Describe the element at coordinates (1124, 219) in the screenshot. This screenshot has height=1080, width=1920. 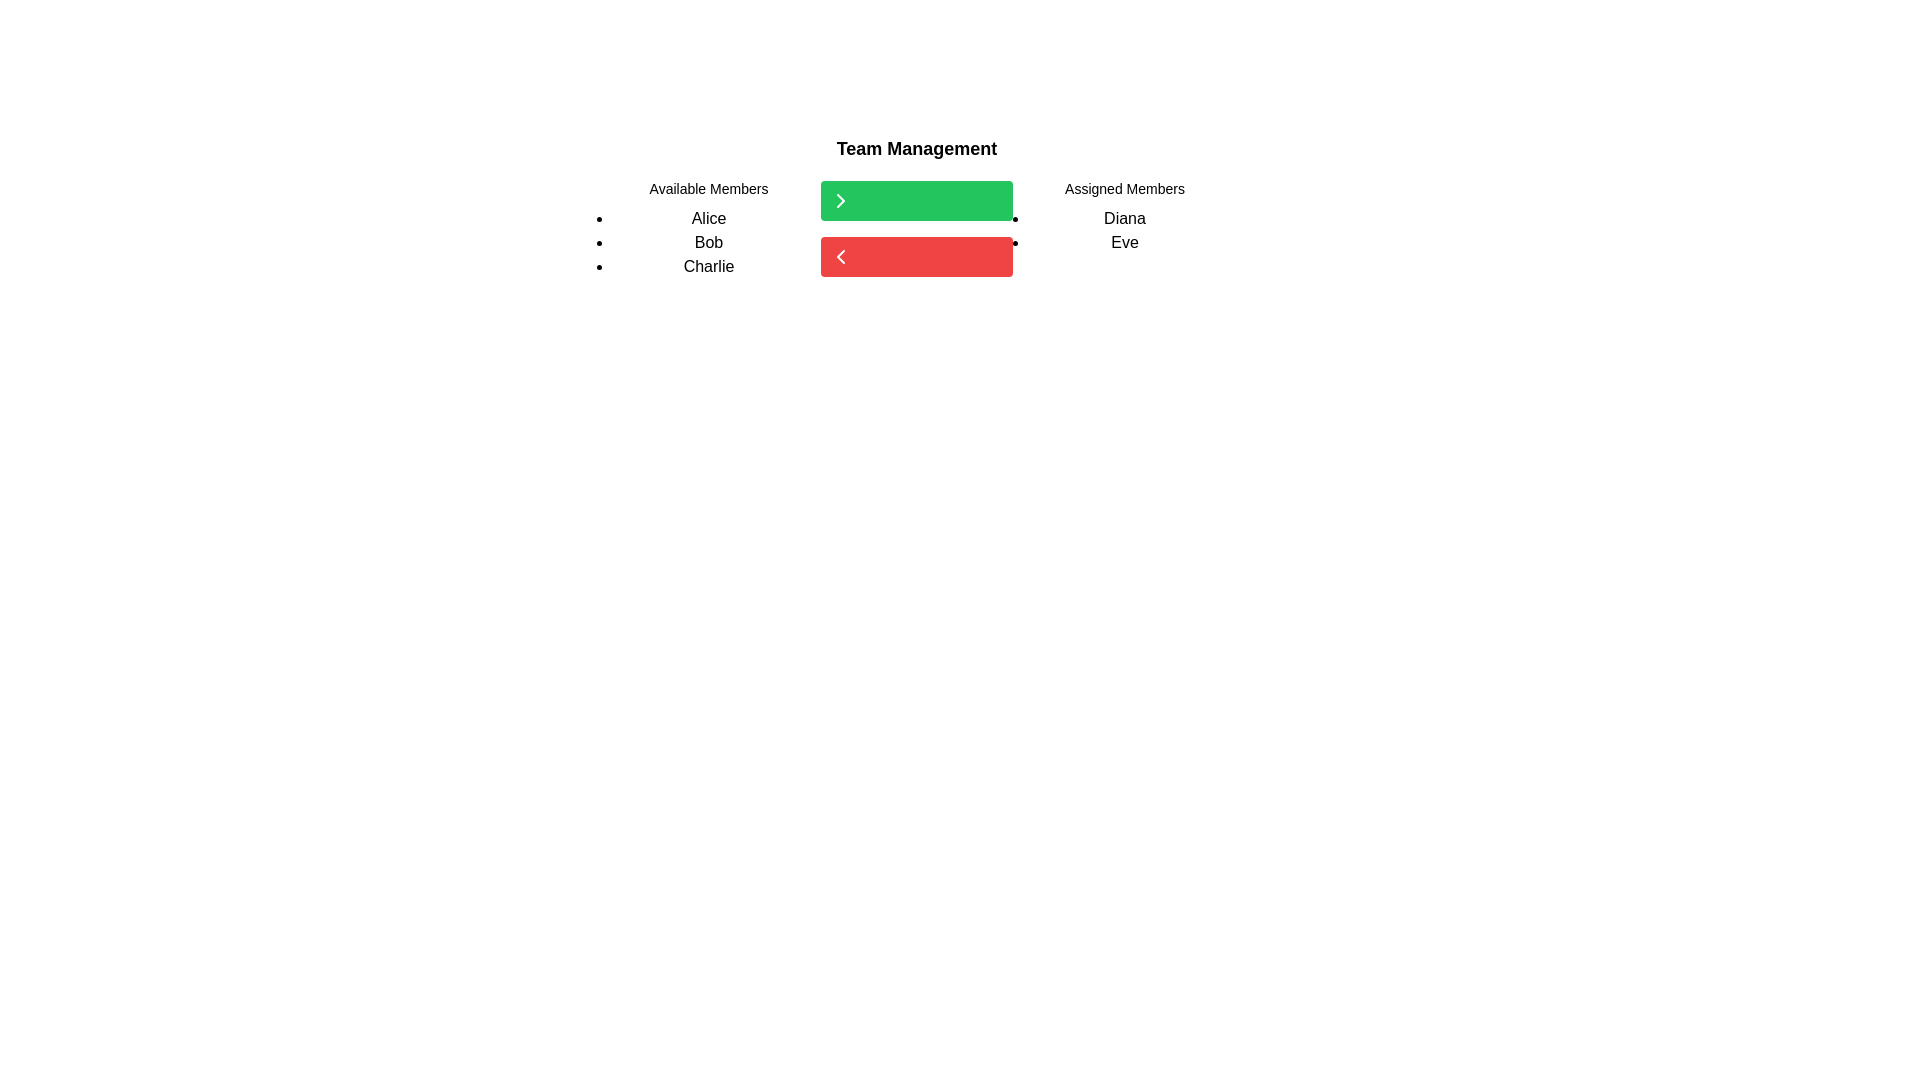
I see `the text element representing the name 'Diana', which is the first item in the 'Assigned Members' section` at that location.